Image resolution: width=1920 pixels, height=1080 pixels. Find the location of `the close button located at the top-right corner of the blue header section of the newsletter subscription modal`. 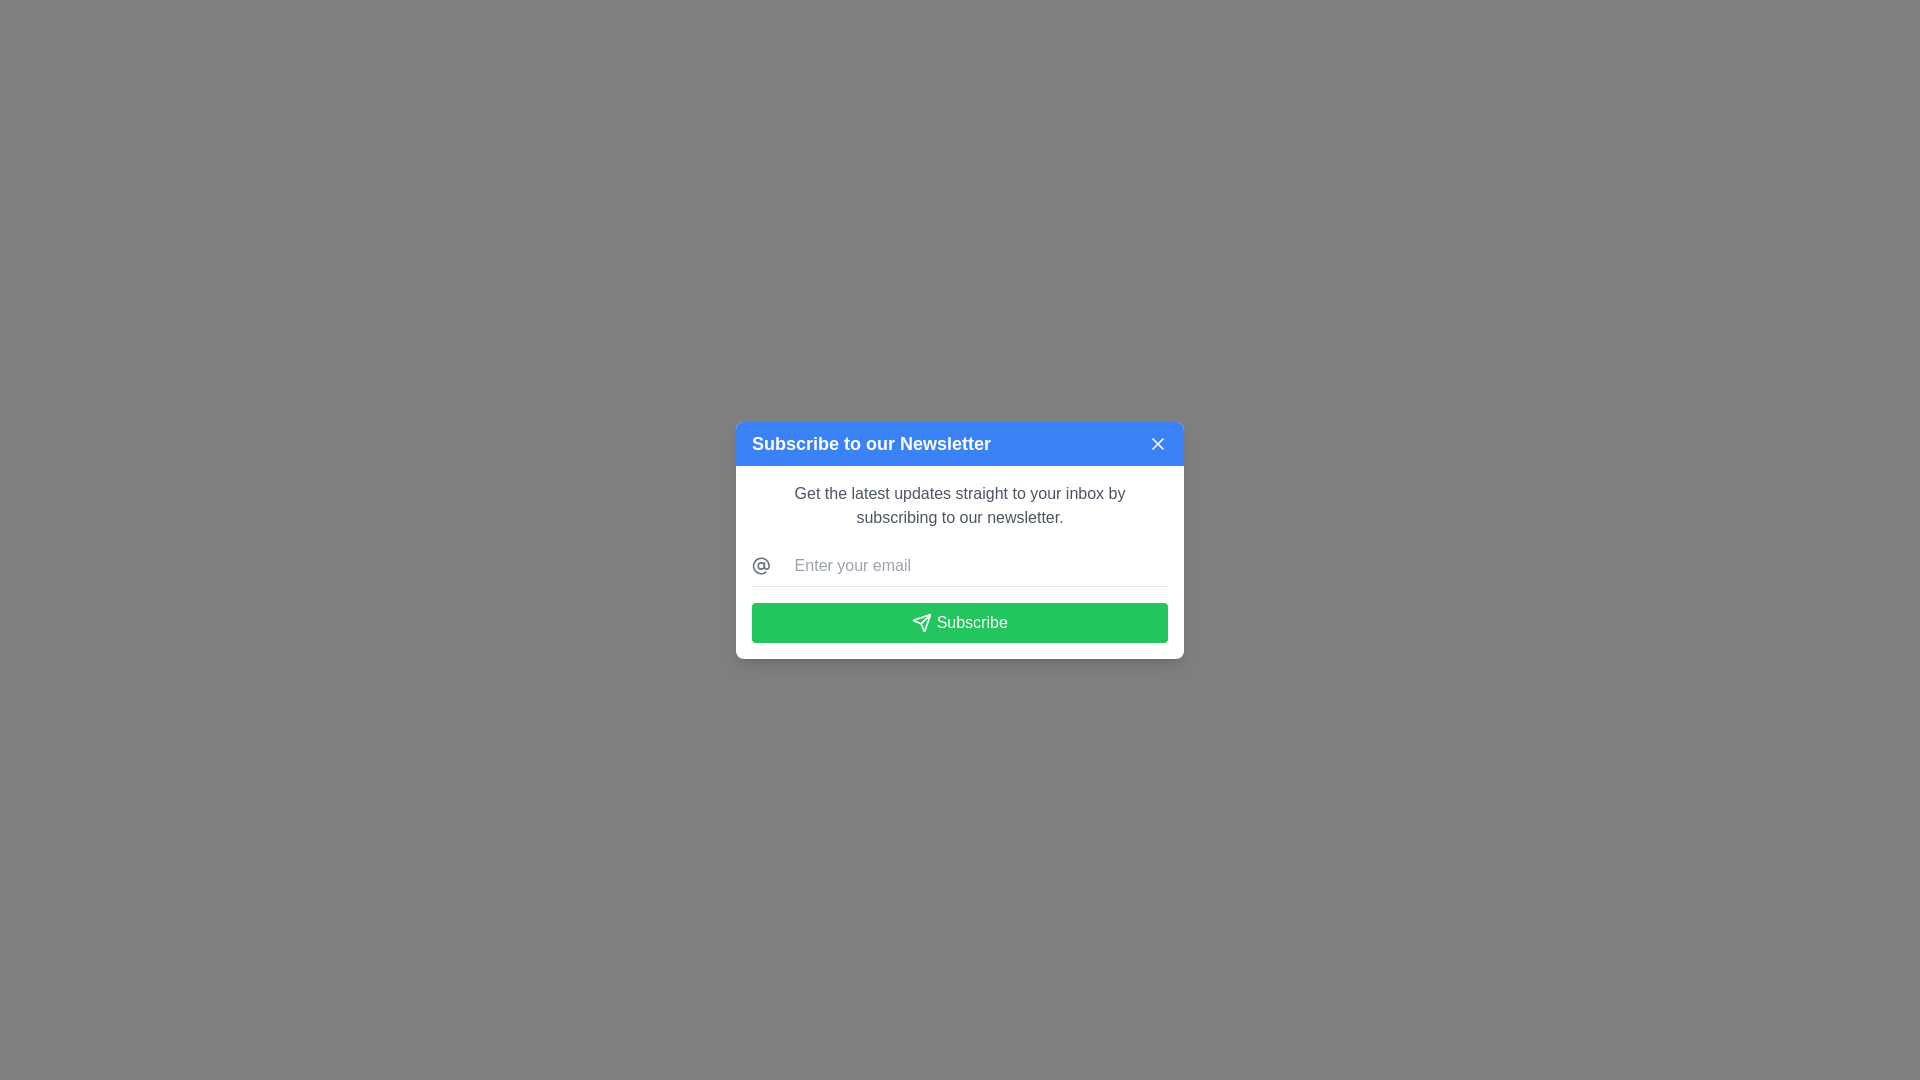

the close button located at the top-right corner of the blue header section of the newsletter subscription modal is located at coordinates (1157, 442).